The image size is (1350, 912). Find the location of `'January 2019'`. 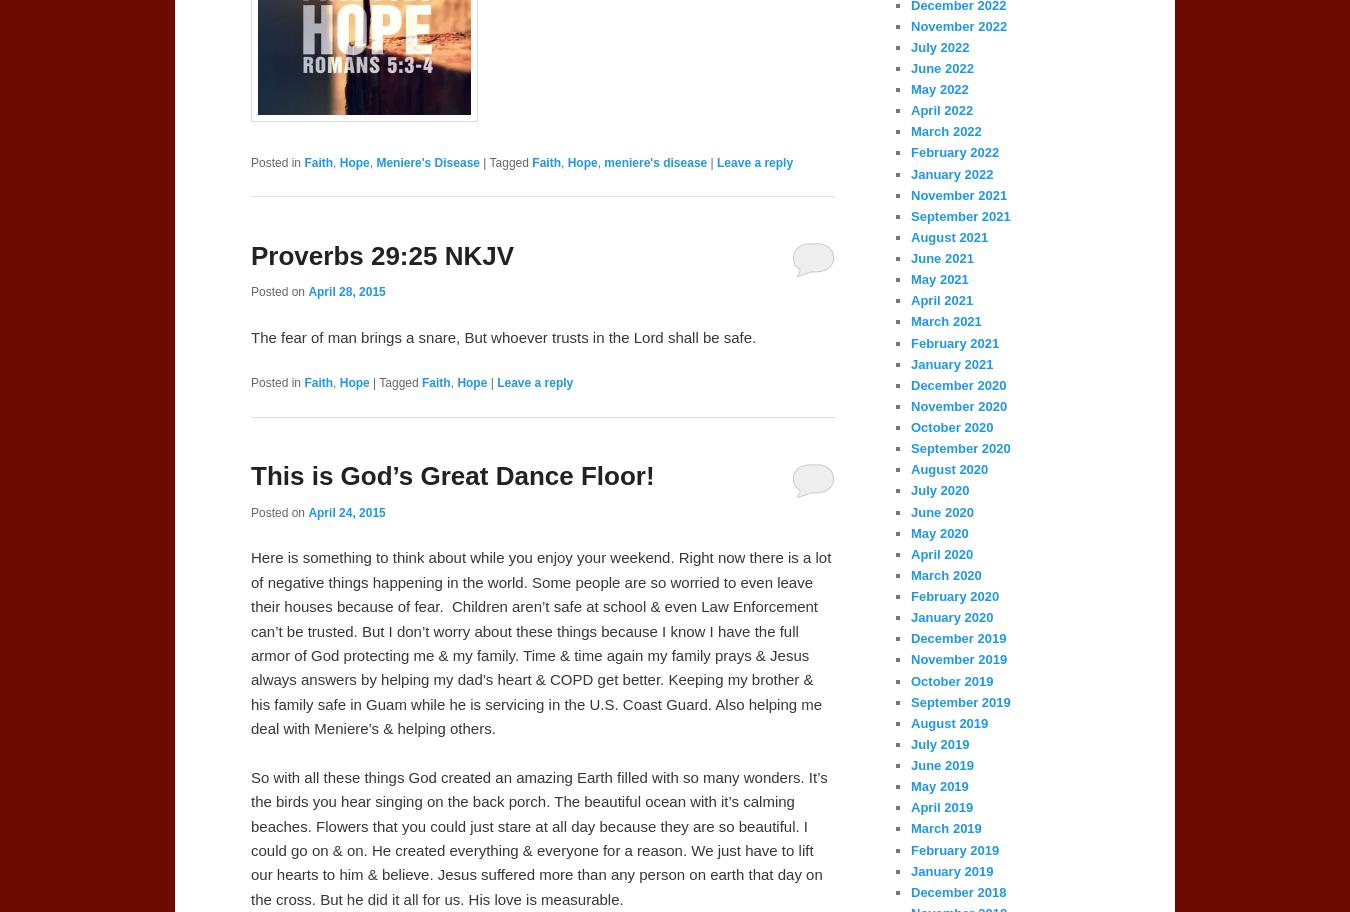

'January 2019' is located at coordinates (951, 870).